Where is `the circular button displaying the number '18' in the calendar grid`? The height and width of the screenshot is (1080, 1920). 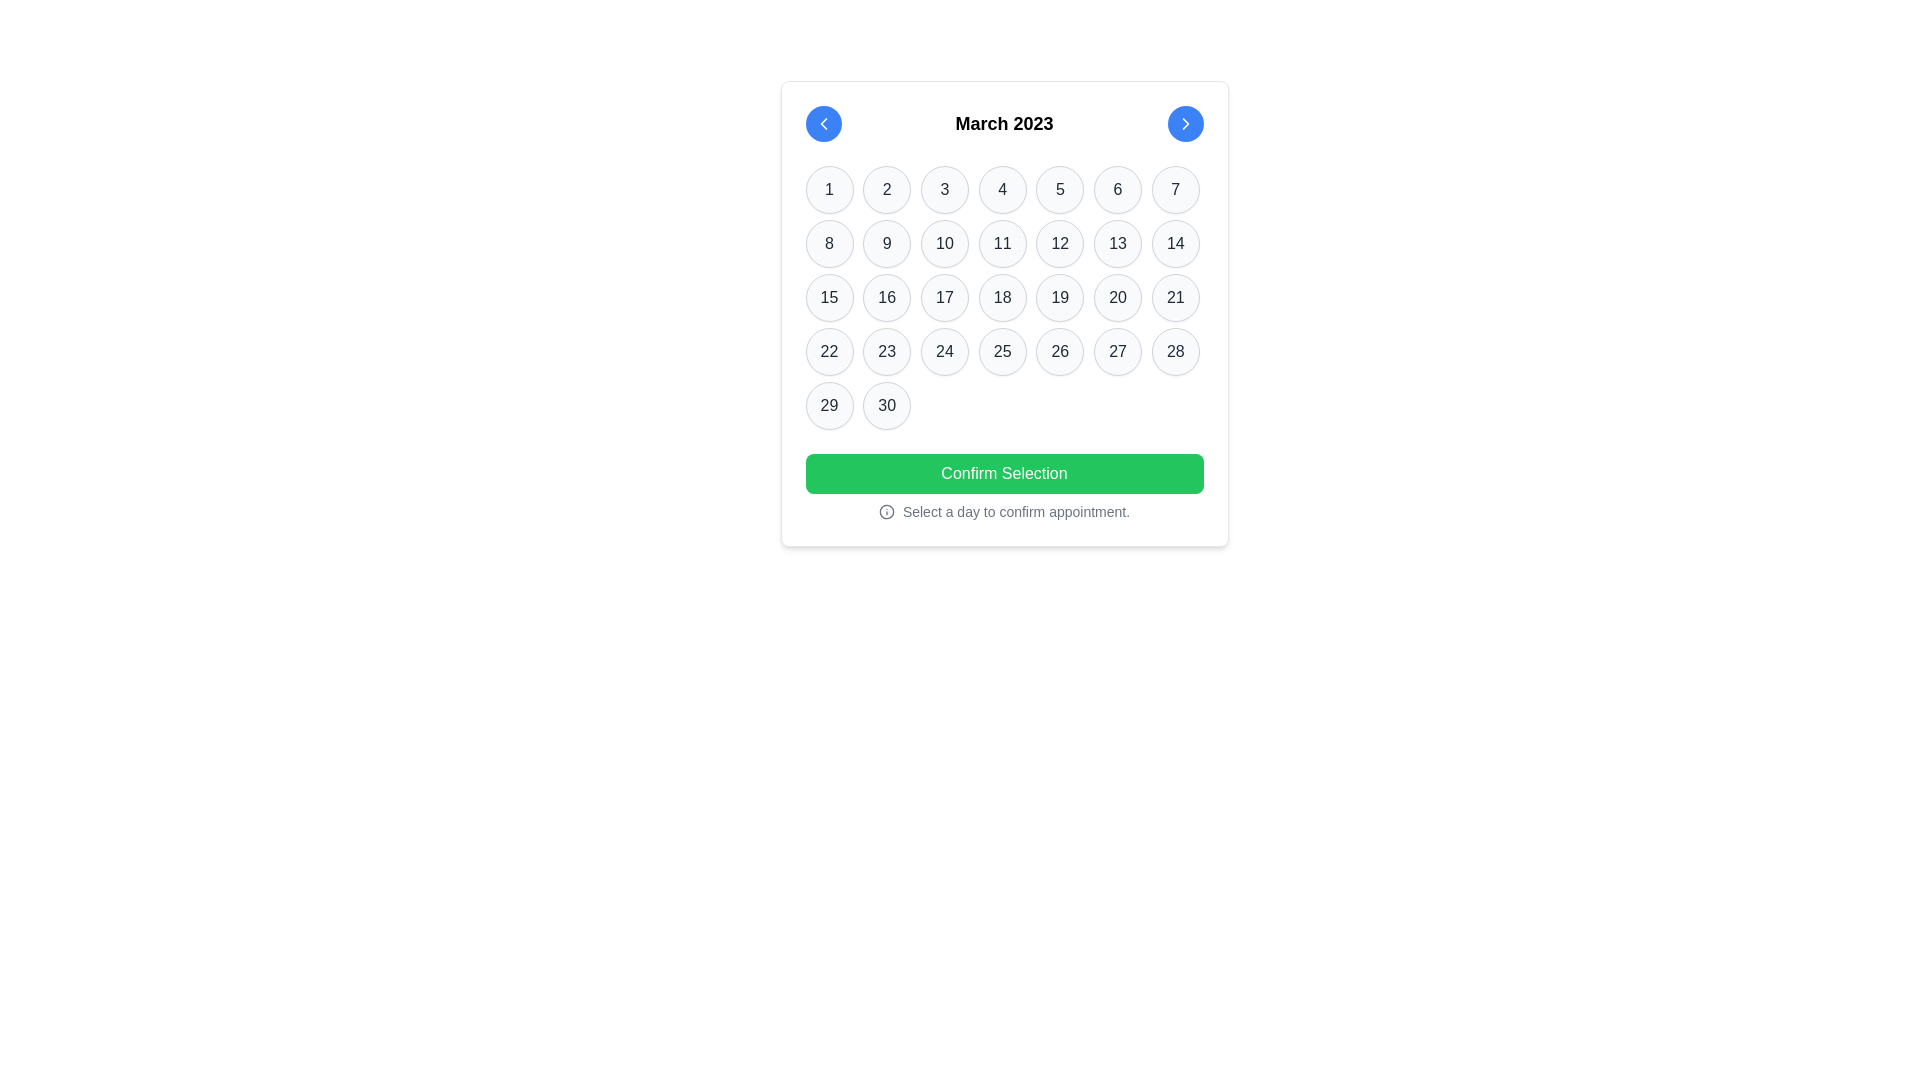
the circular button displaying the number '18' in the calendar grid is located at coordinates (1002, 297).